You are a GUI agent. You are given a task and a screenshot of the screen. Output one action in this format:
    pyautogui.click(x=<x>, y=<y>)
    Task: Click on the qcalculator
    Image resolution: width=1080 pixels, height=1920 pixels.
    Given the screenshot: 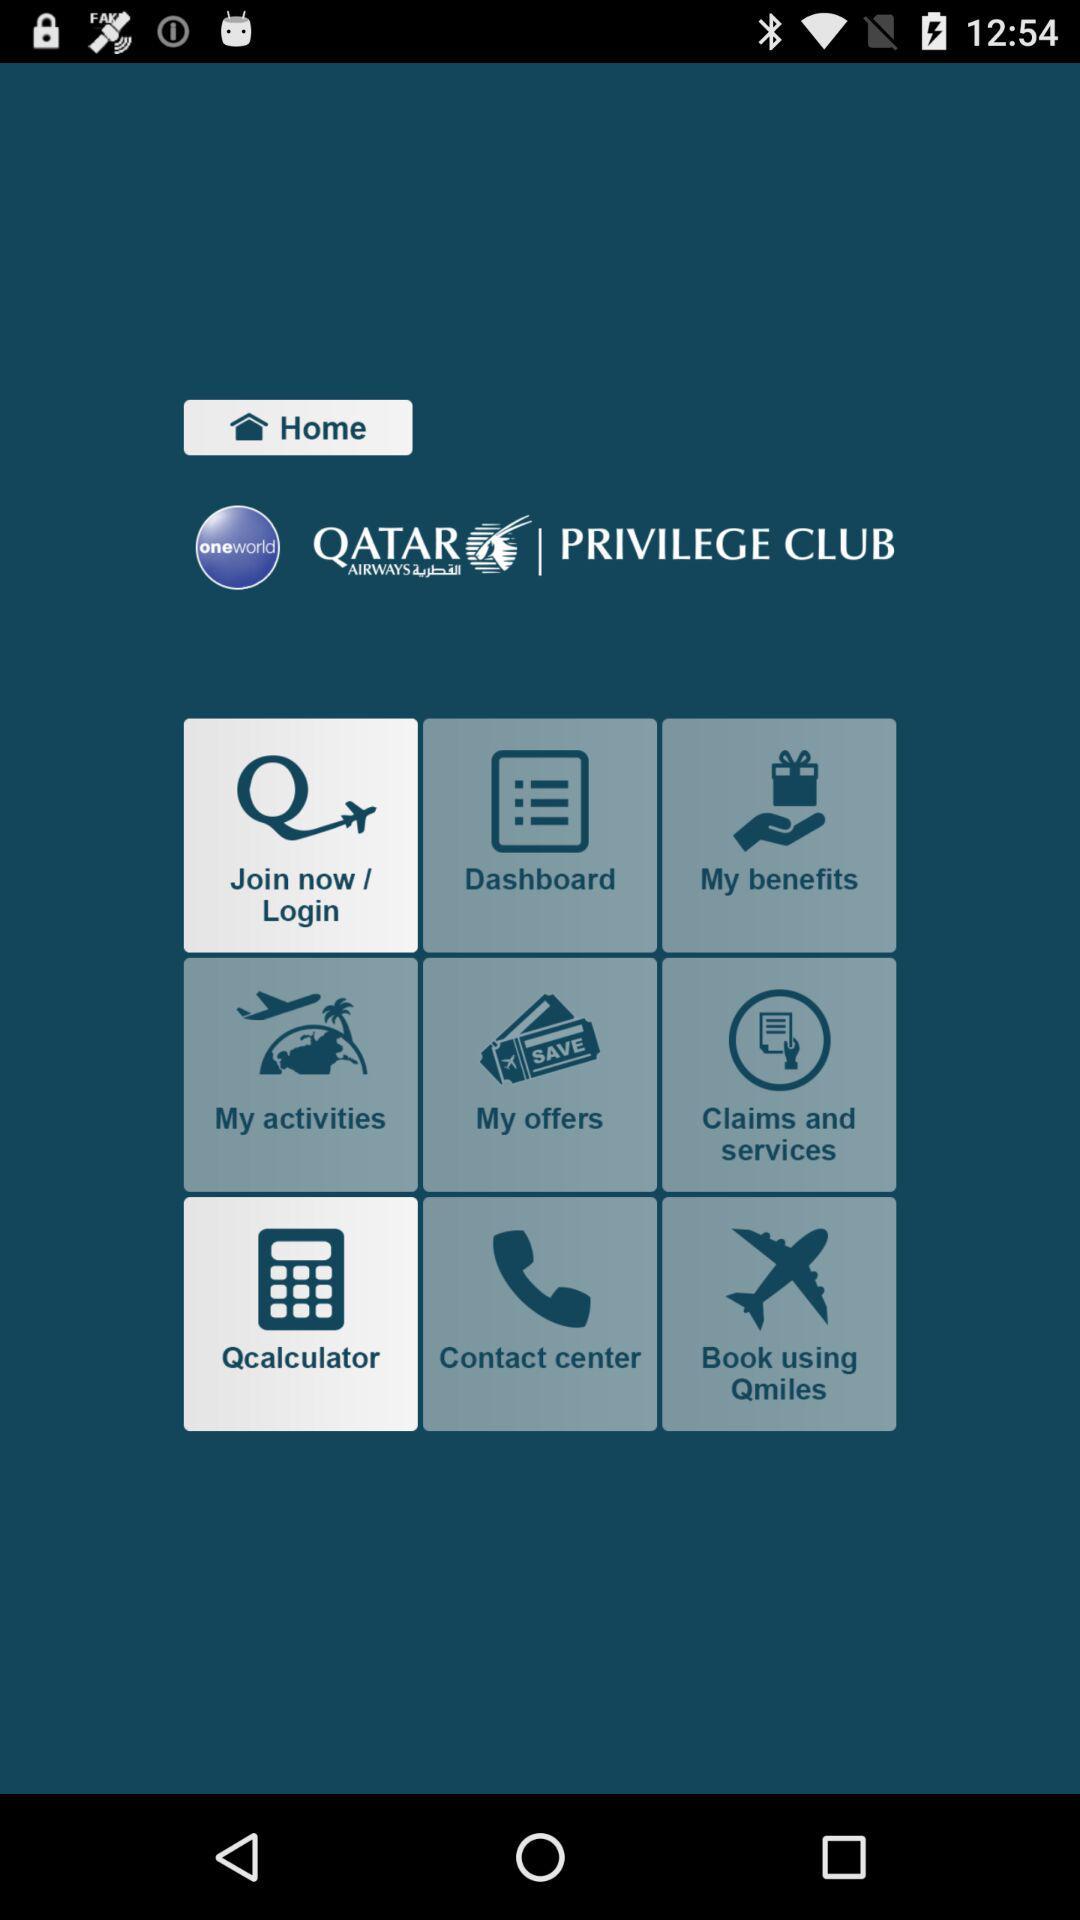 What is the action you would take?
    pyautogui.click(x=300, y=1314)
    